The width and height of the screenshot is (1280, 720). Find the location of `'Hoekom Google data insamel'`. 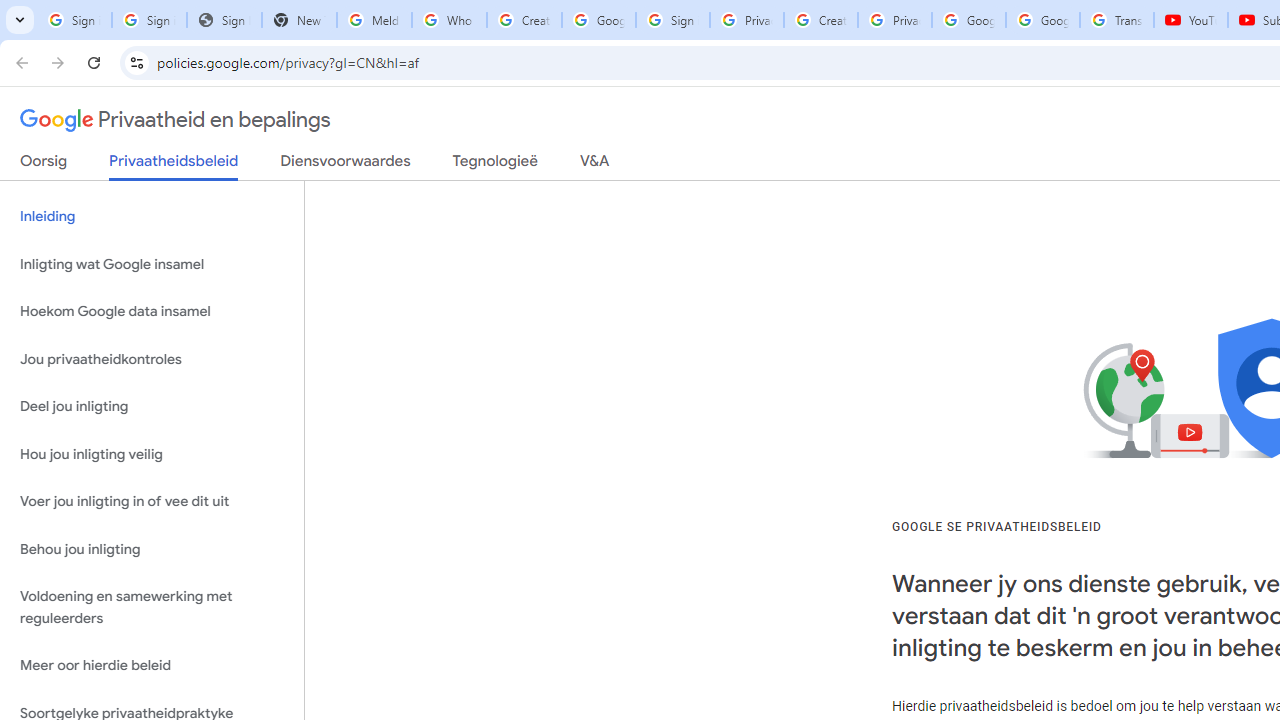

'Hoekom Google data insamel' is located at coordinates (151, 312).